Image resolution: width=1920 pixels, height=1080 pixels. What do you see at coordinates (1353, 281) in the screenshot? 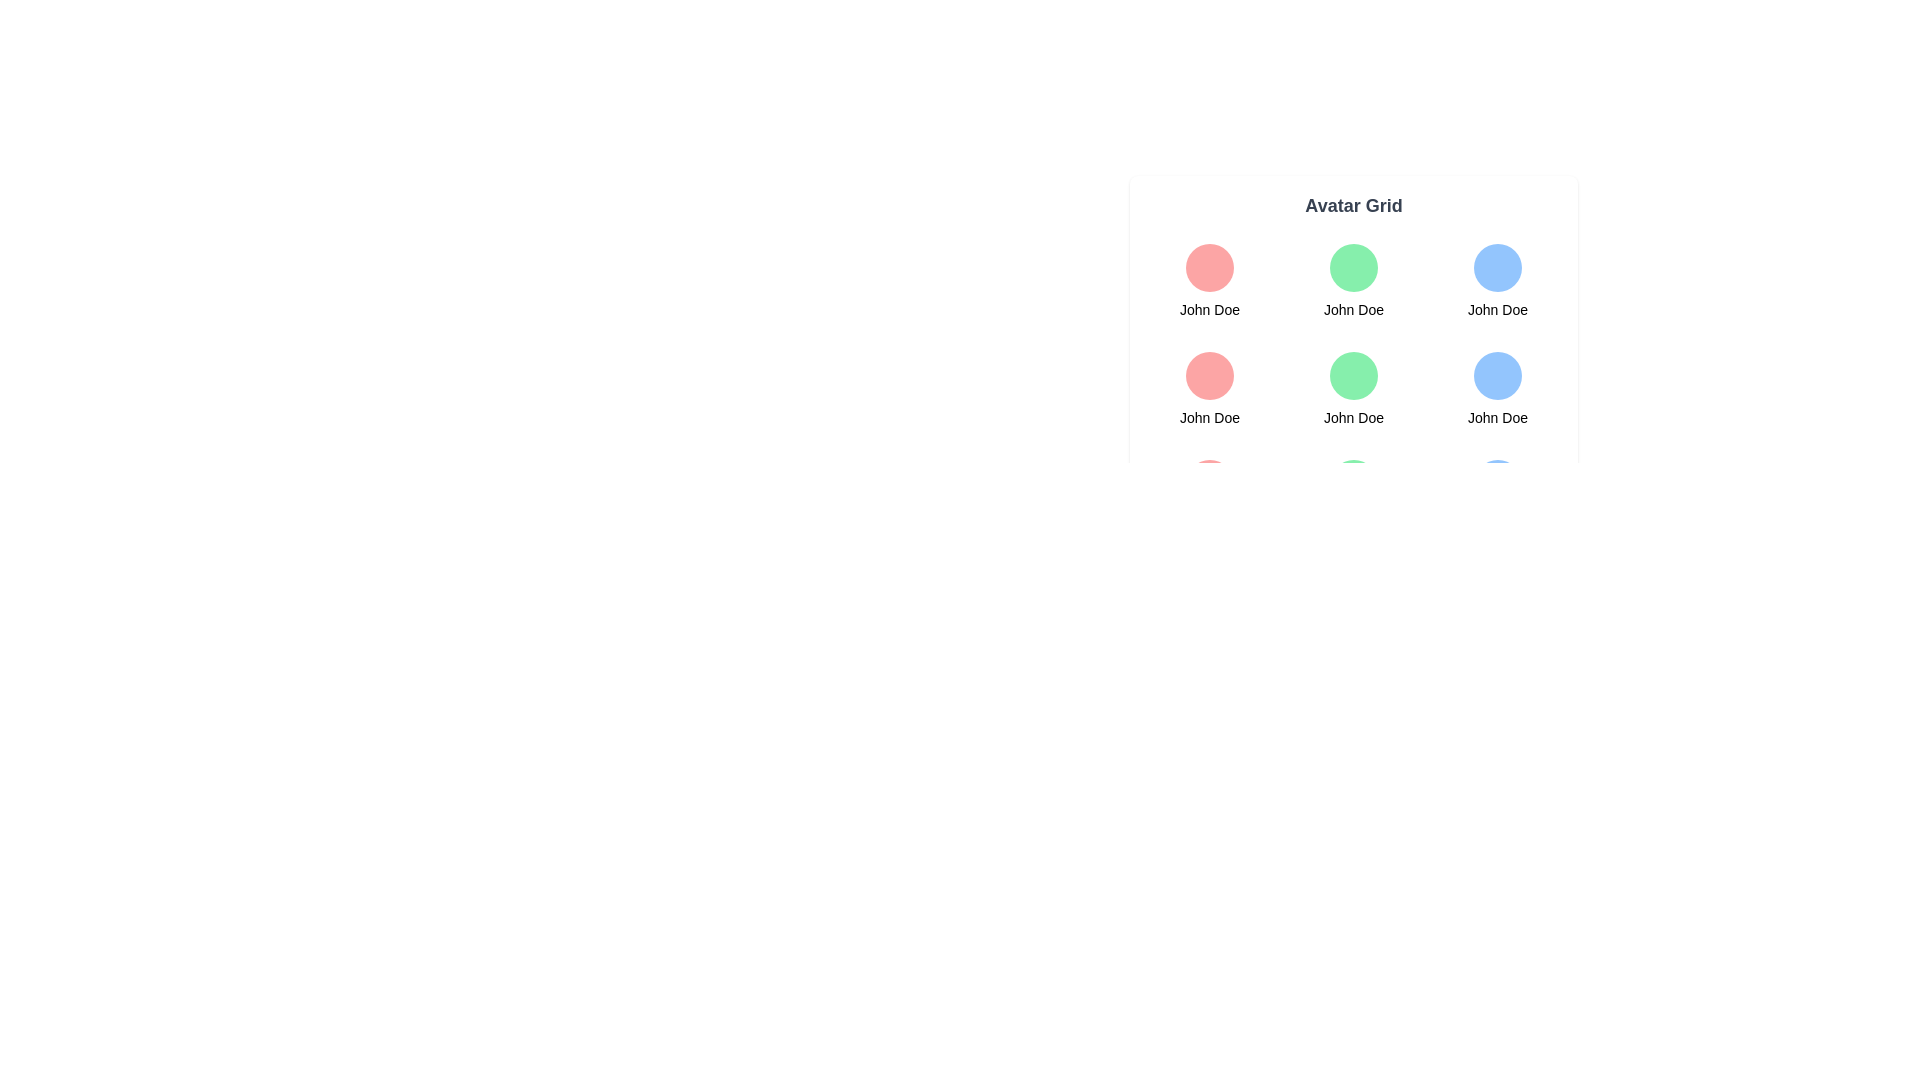
I see `the Profile avatar representing 'John Doe'` at bounding box center [1353, 281].